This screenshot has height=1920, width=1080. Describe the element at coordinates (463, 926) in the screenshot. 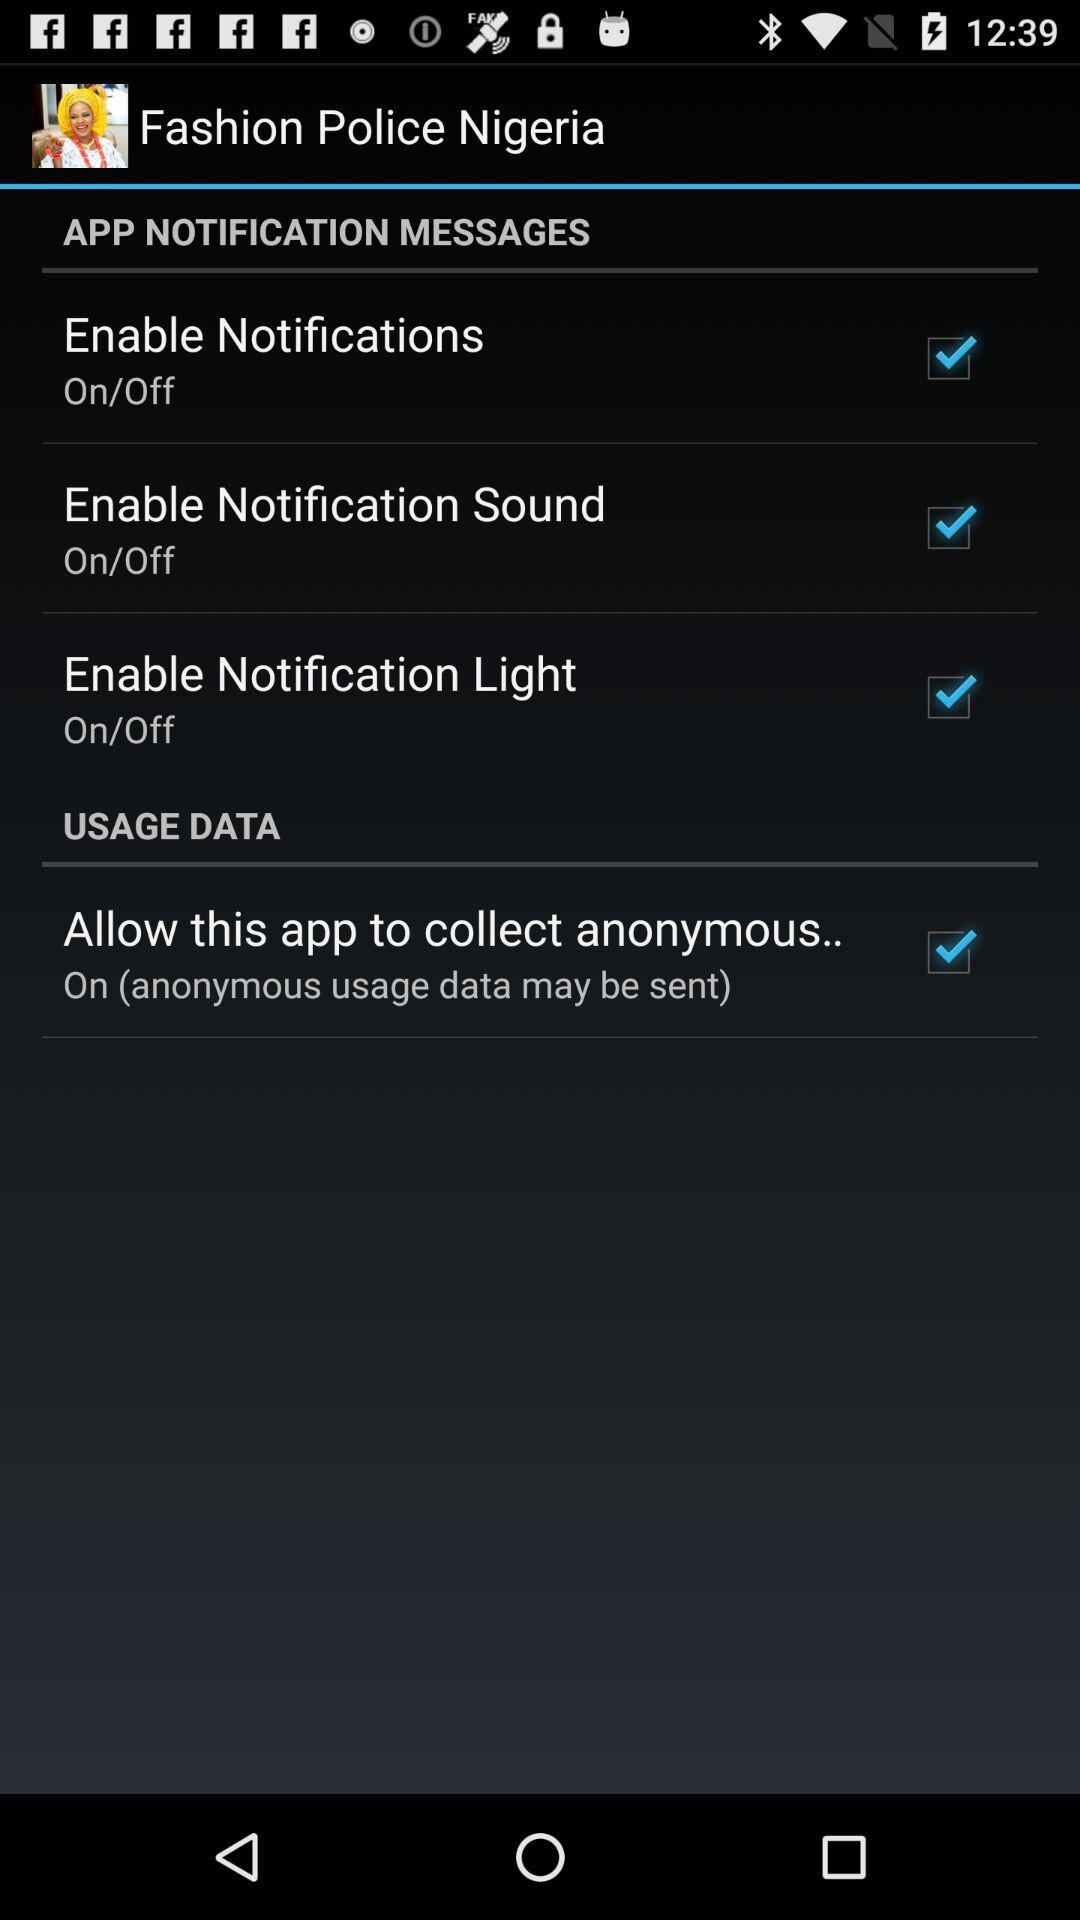

I see `app below the usage data item` at that location.